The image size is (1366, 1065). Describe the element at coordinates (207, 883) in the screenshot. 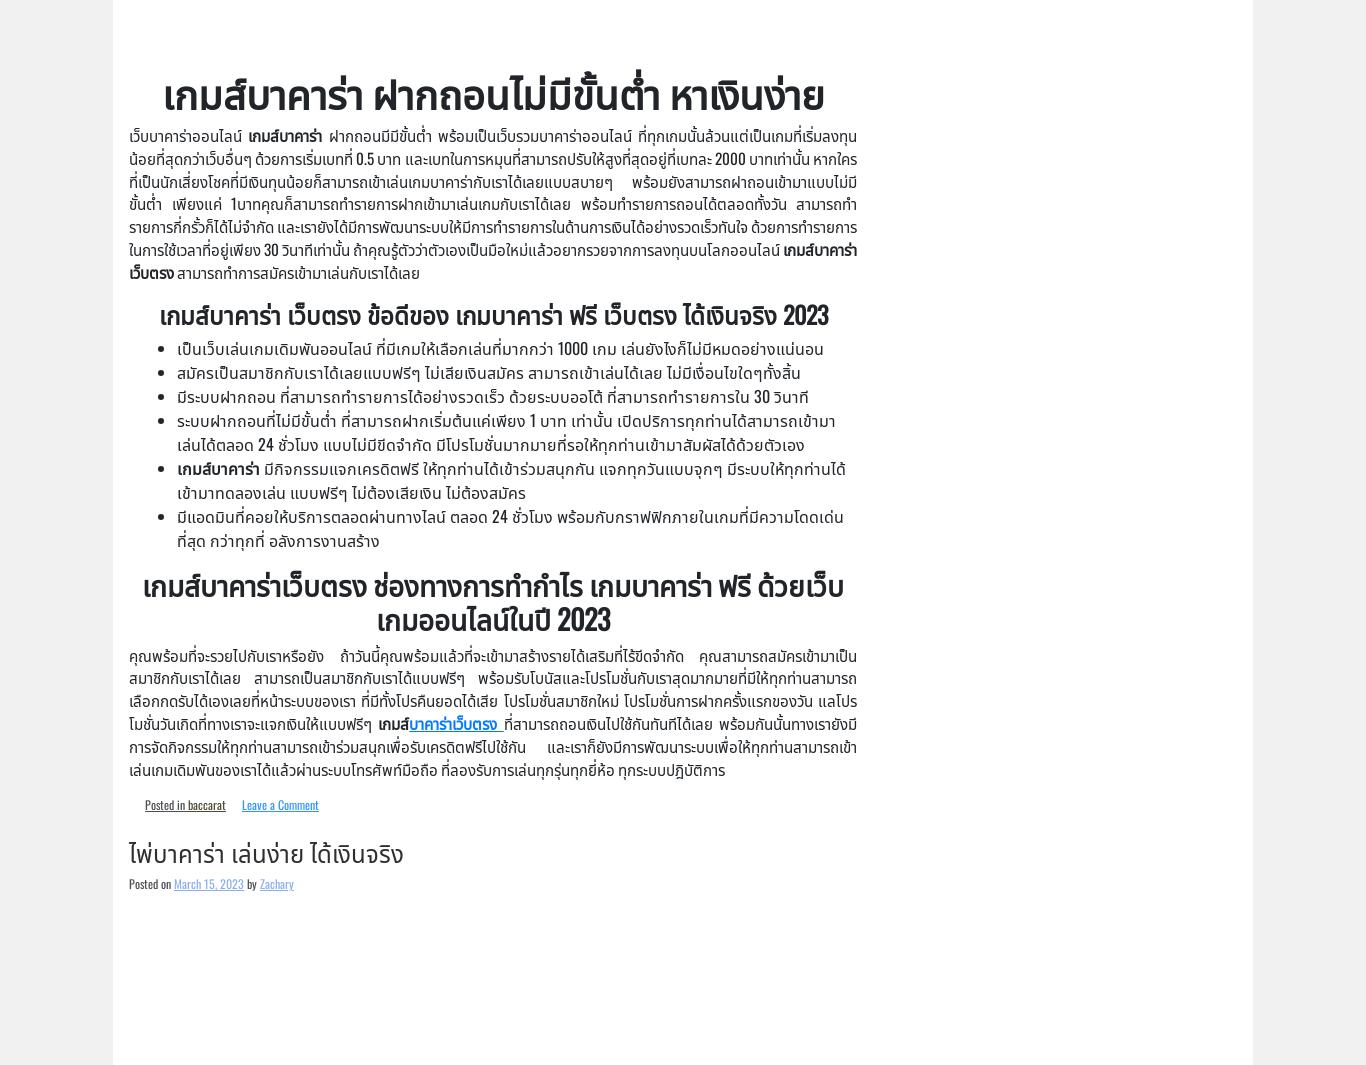

I see `'March 15, 2023'` at that location.